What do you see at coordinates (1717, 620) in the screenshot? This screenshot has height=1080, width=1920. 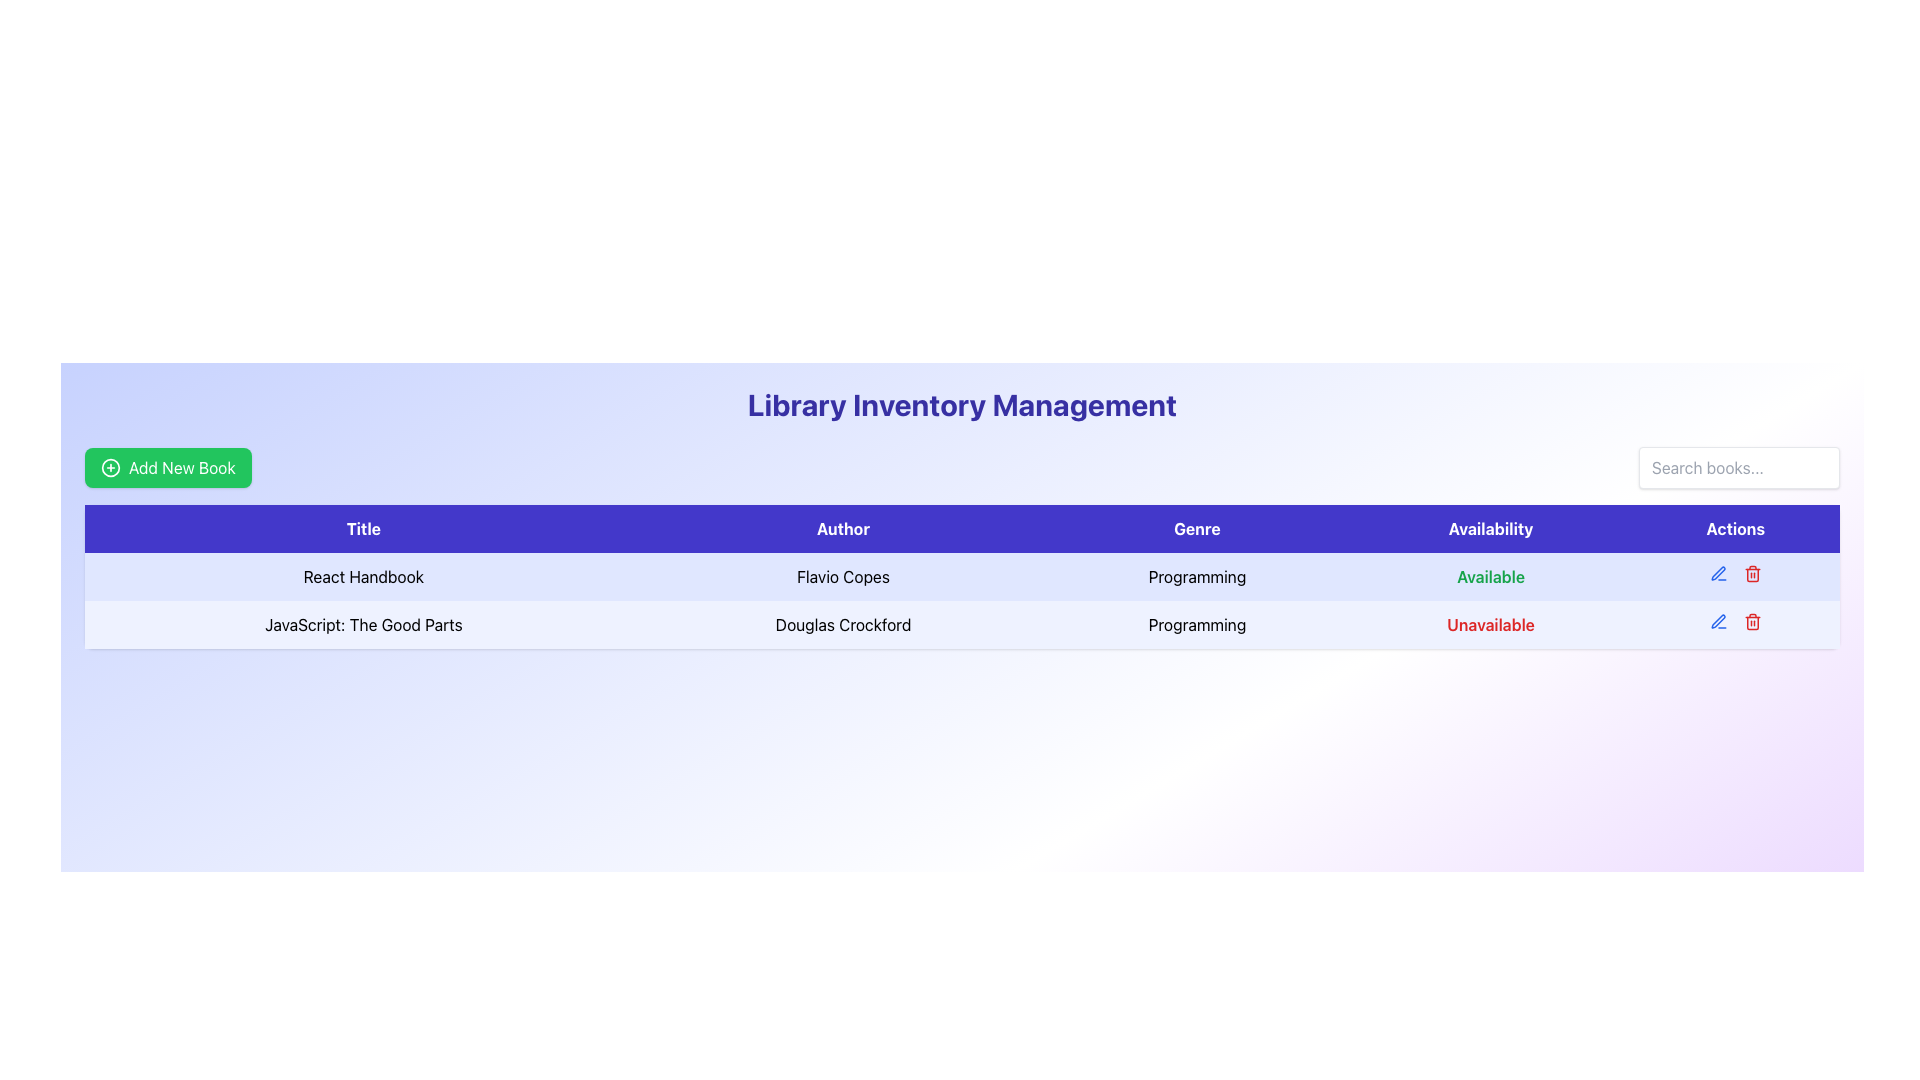 I see `the blue pencil-shaped icon button in the 'Actions' column of the table, located next to the 'Available' label` at bounding box center [1717, 620].